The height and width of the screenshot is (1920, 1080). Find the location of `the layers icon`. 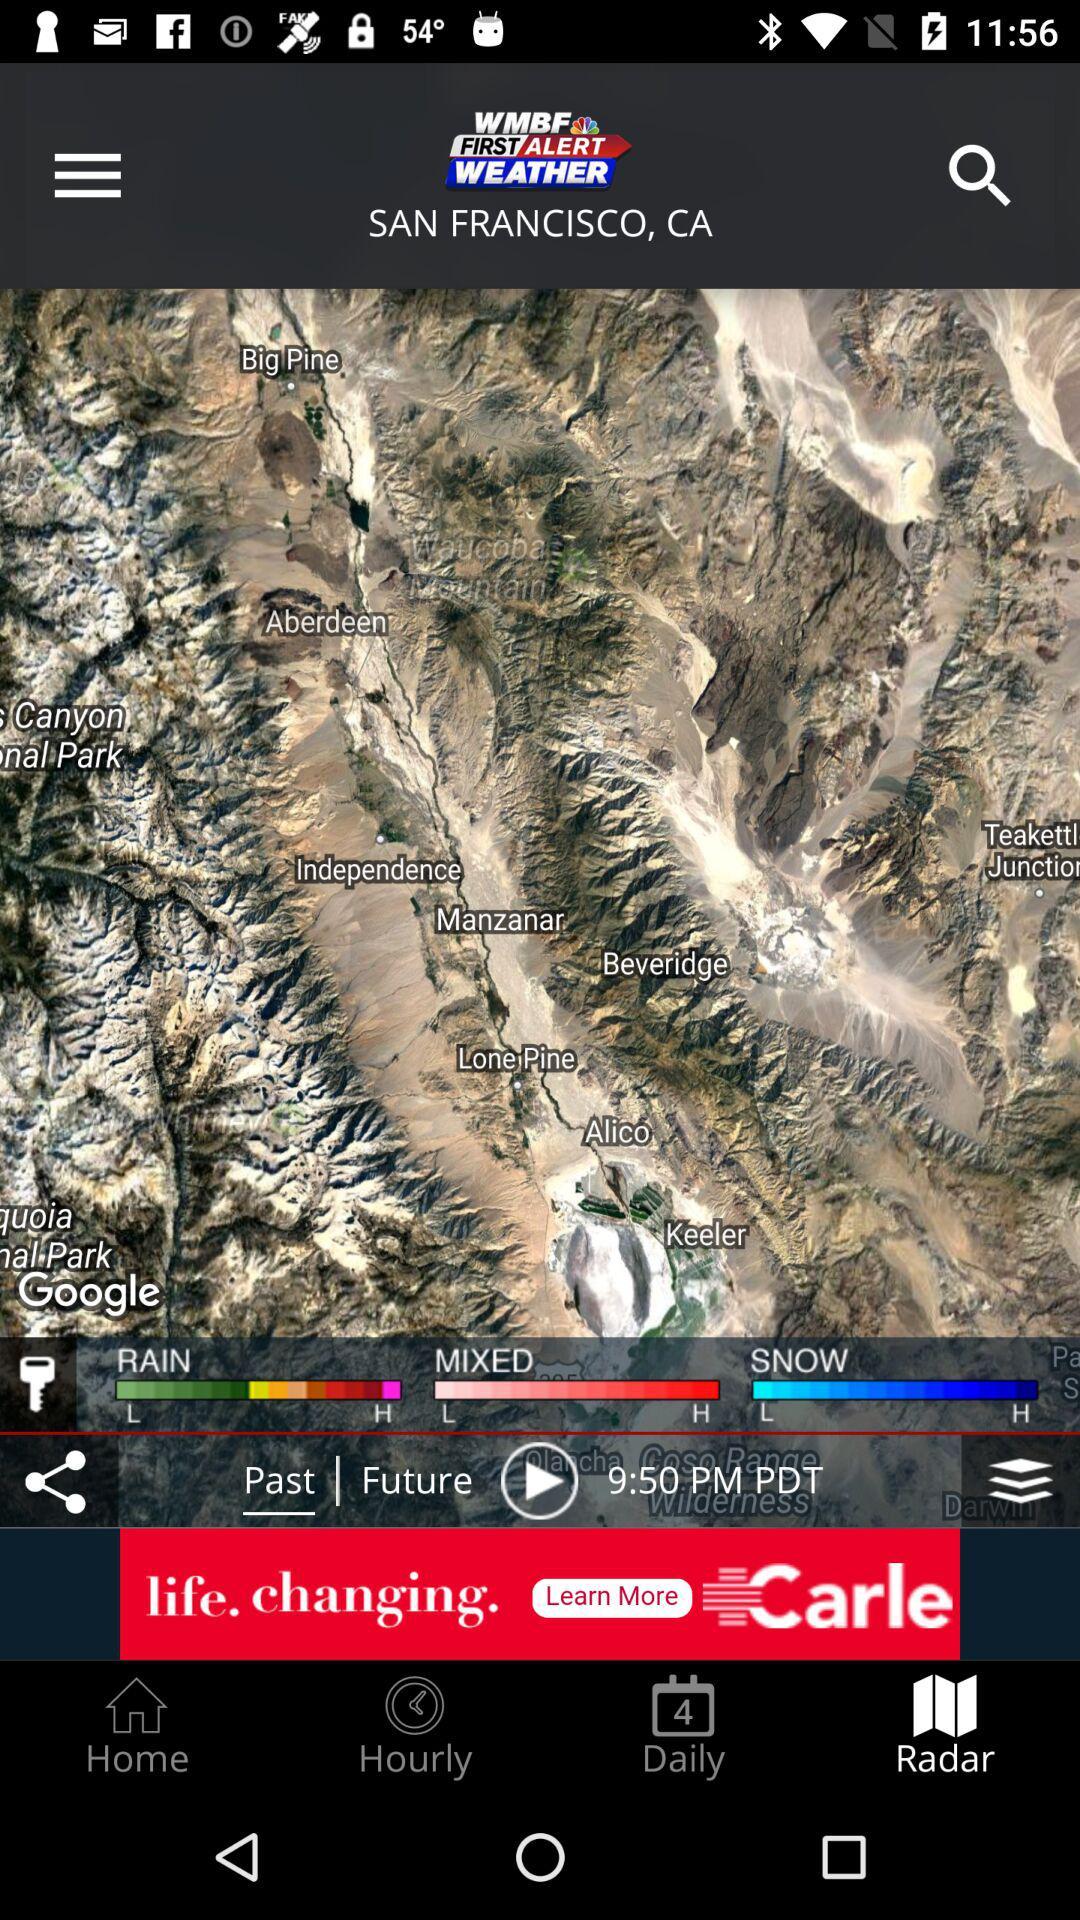

the layers icon is located at coordinates (1020, 1480).